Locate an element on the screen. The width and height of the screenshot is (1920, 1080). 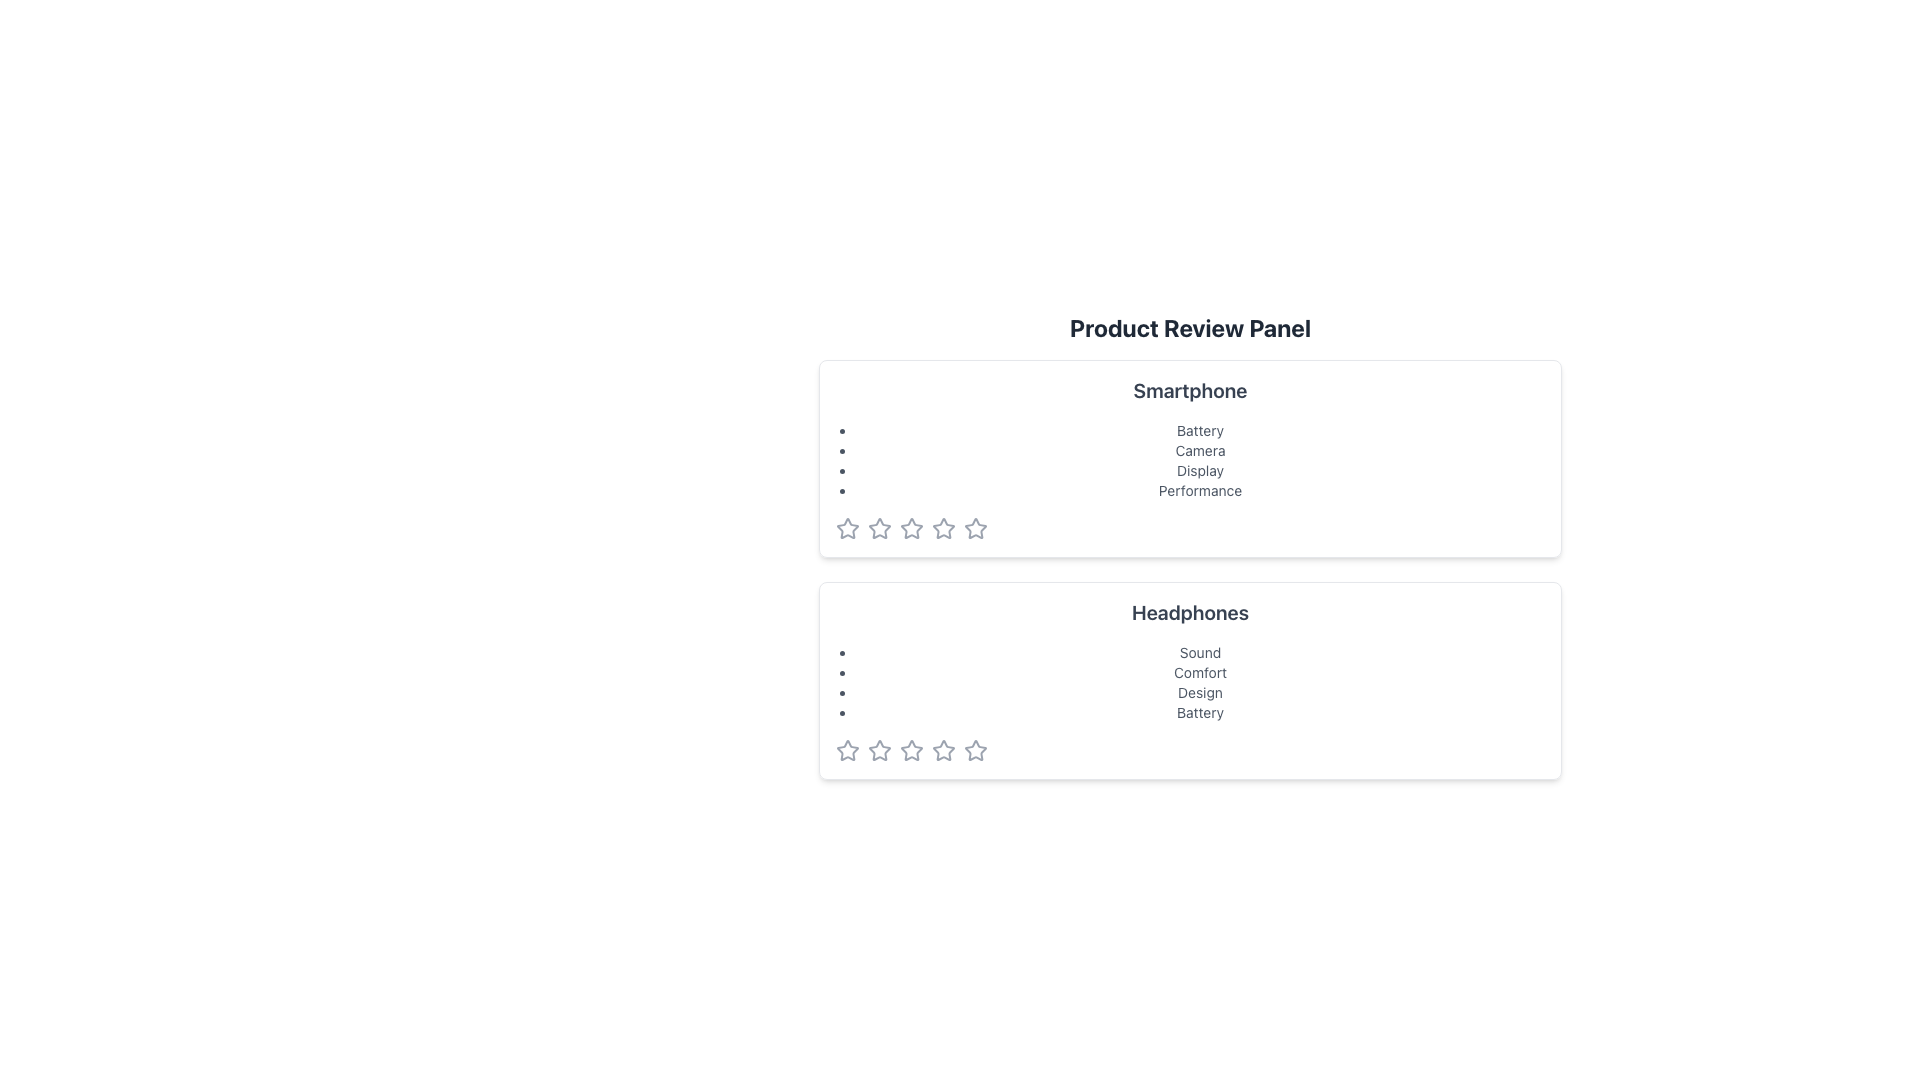
the 'Design' label in the bulleted list related to 'Headphones', which is the third item following 'Sound' and 'Comfort' is located at coordinates (1200, 692).